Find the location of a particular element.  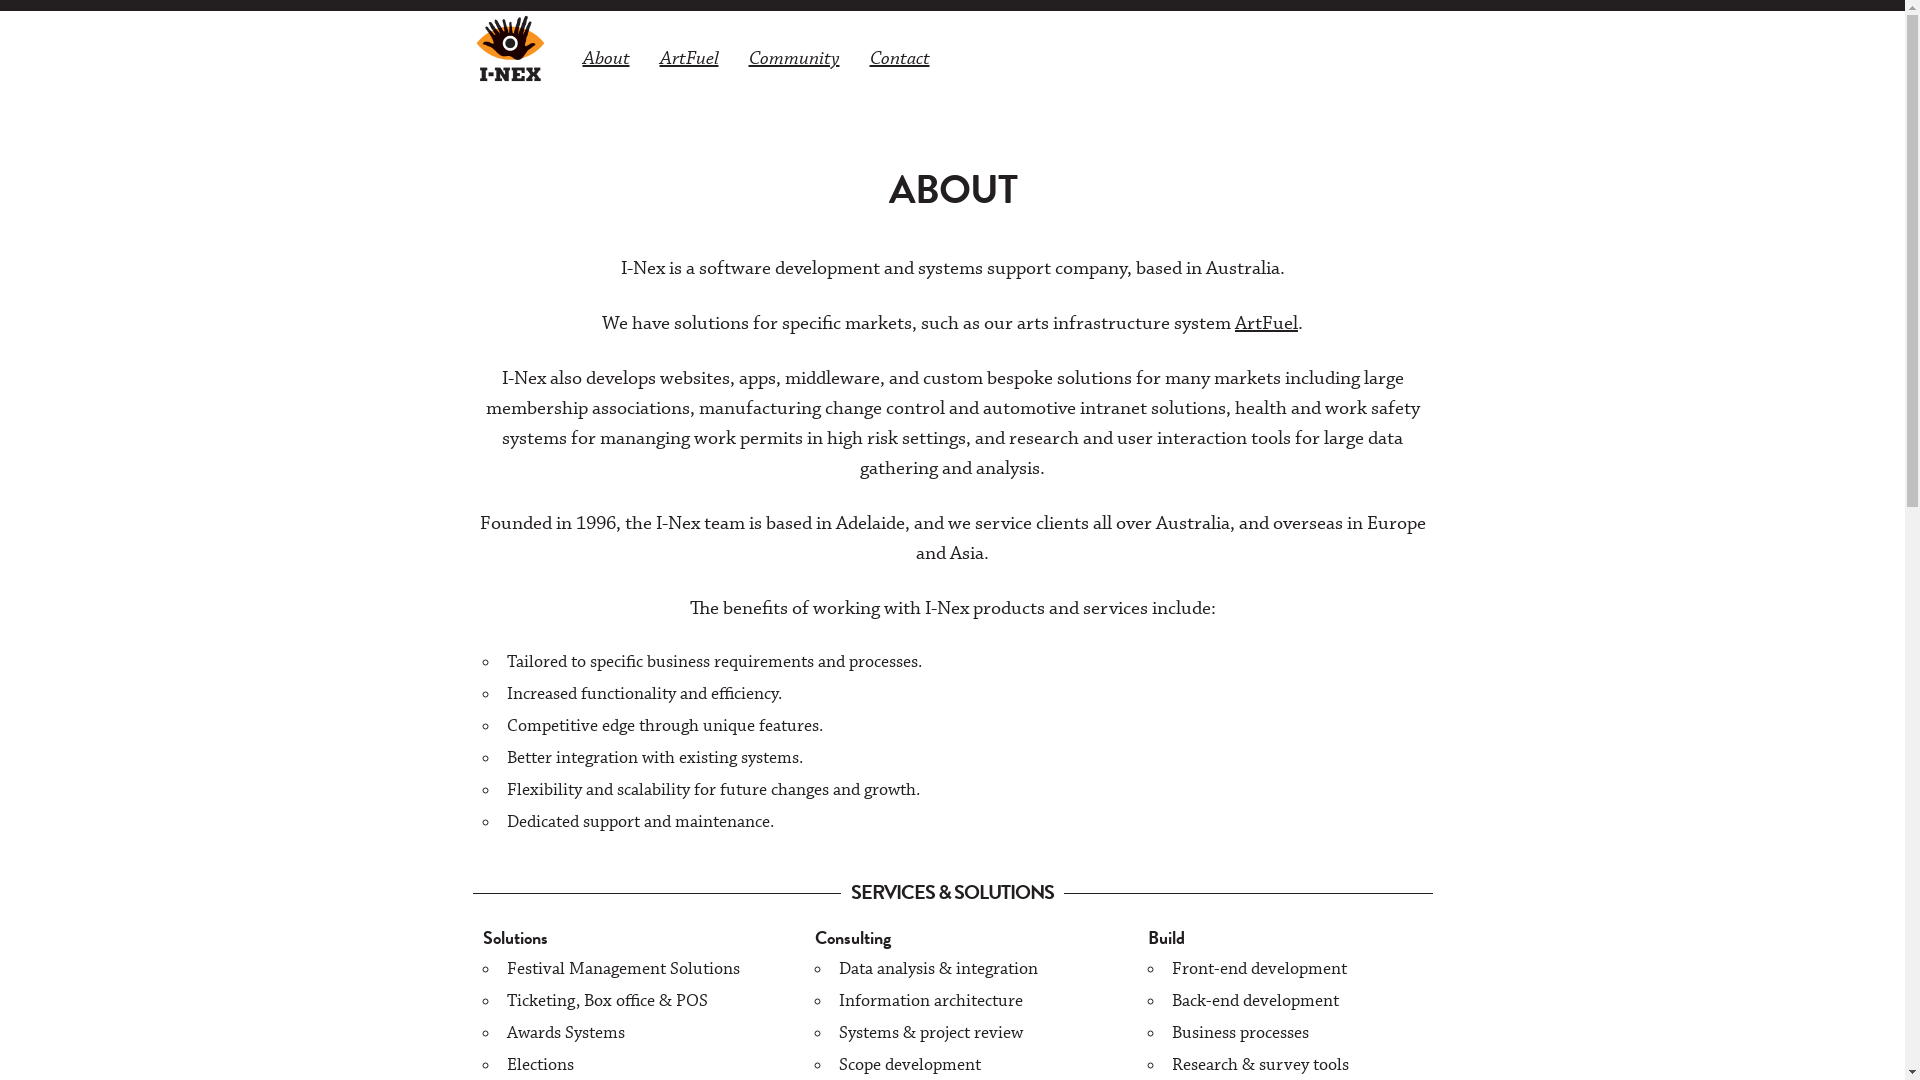

'ArtFuel' is located at coordinates (643, 56).